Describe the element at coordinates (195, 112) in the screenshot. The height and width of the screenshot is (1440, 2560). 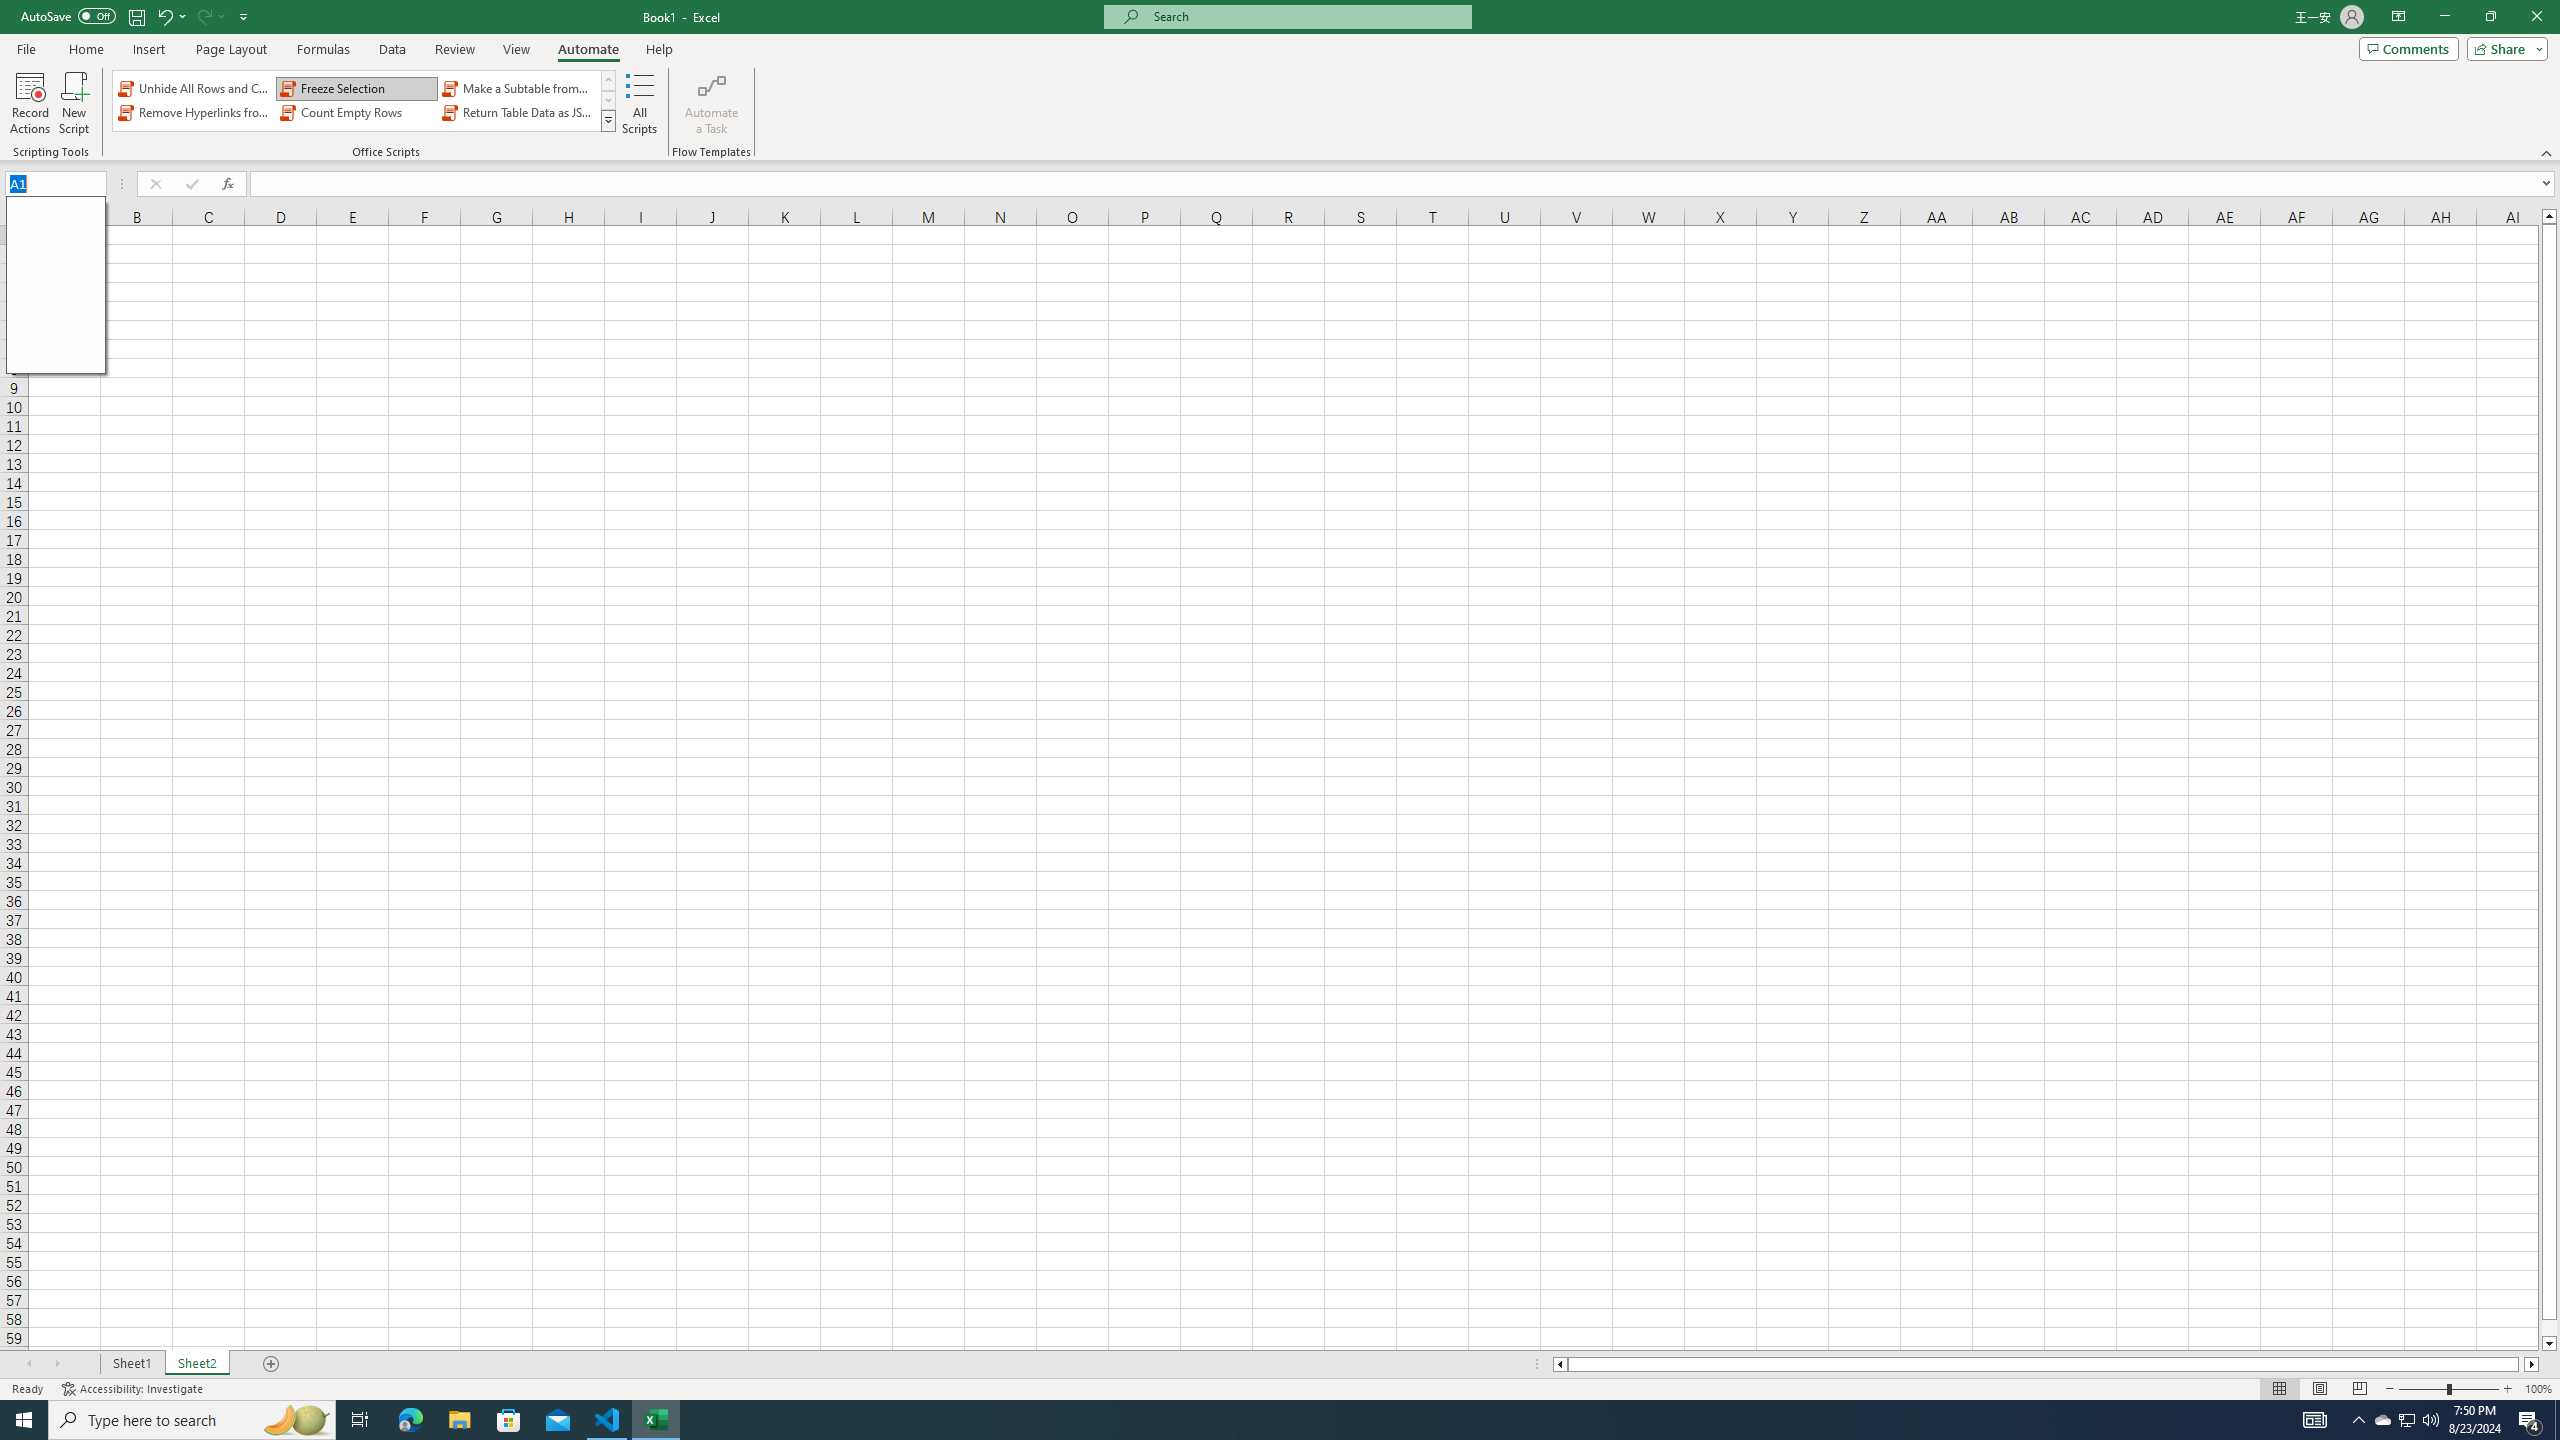
I see `'Remove Hyperlinks from Sheet'` at that location.